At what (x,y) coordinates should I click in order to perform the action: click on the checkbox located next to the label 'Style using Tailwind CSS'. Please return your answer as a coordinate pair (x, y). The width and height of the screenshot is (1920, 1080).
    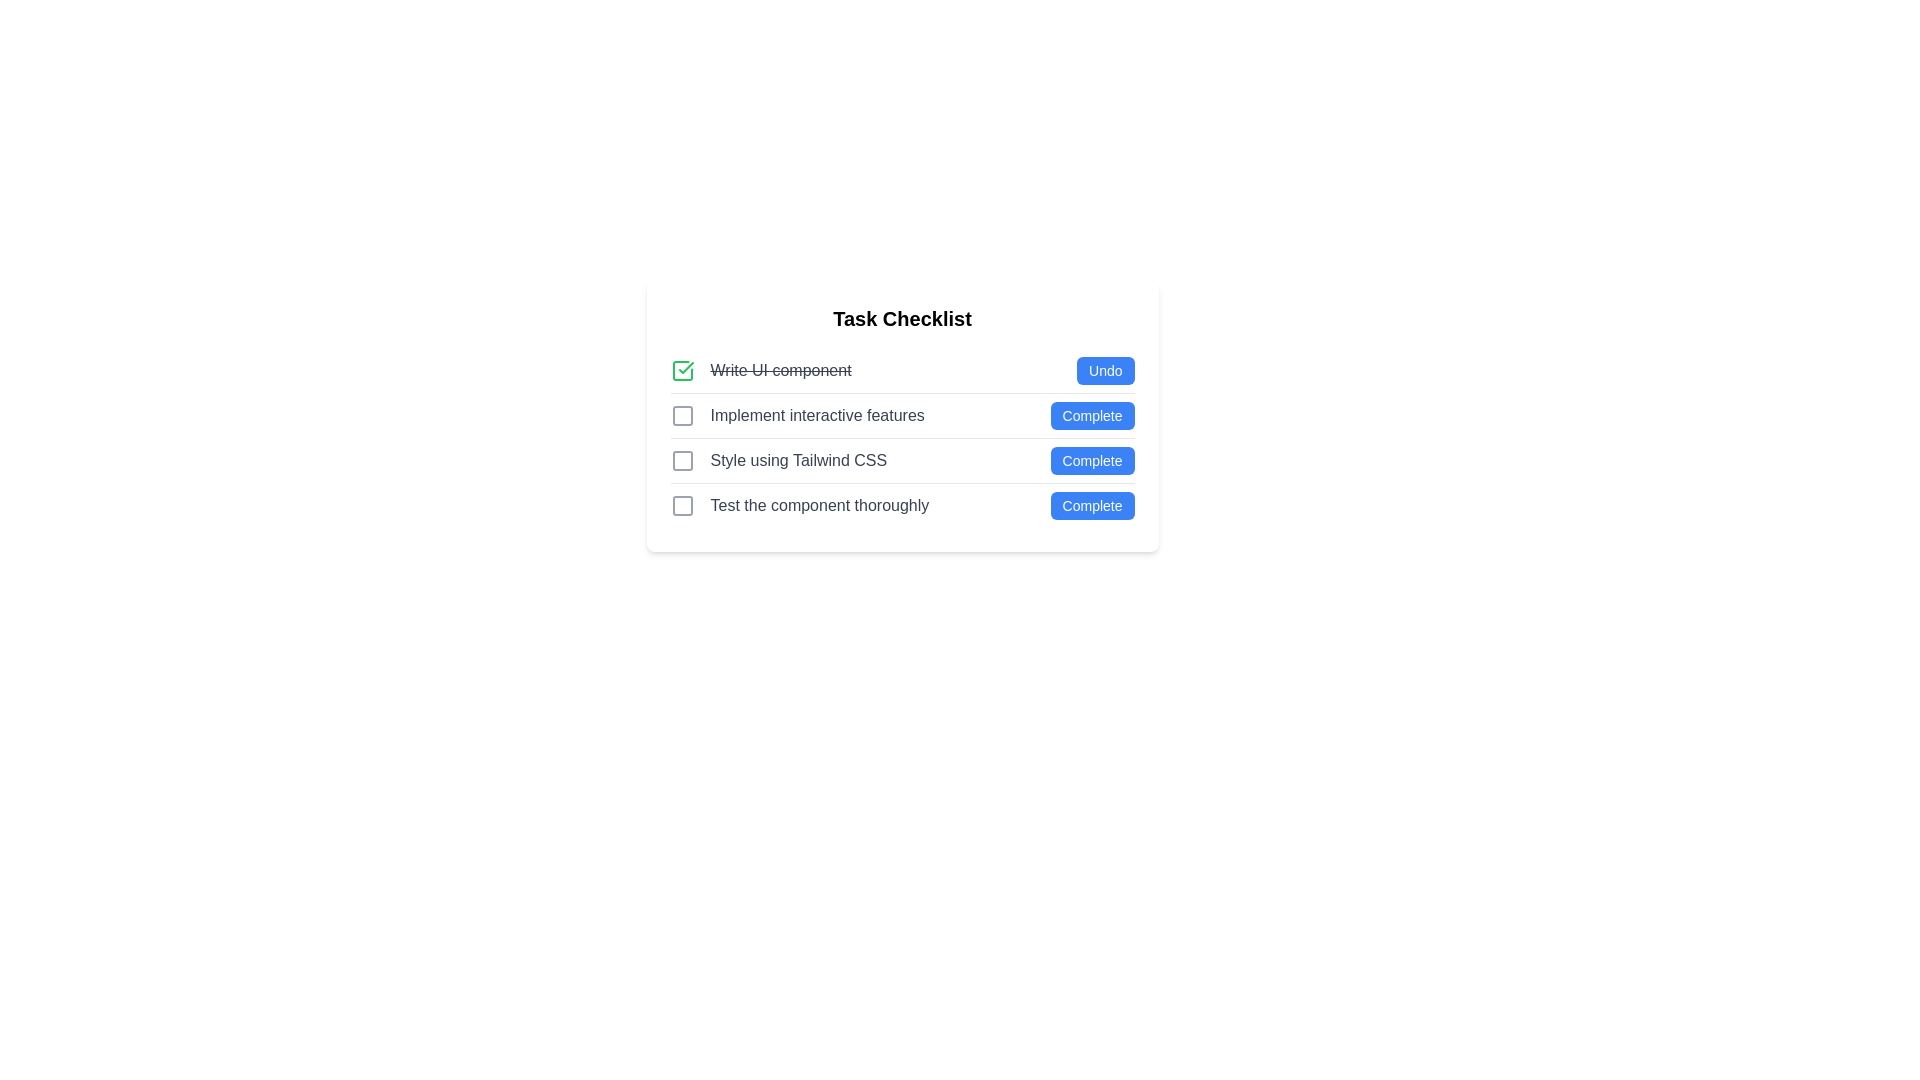
    Looking at the image, I should click on (682, 461).